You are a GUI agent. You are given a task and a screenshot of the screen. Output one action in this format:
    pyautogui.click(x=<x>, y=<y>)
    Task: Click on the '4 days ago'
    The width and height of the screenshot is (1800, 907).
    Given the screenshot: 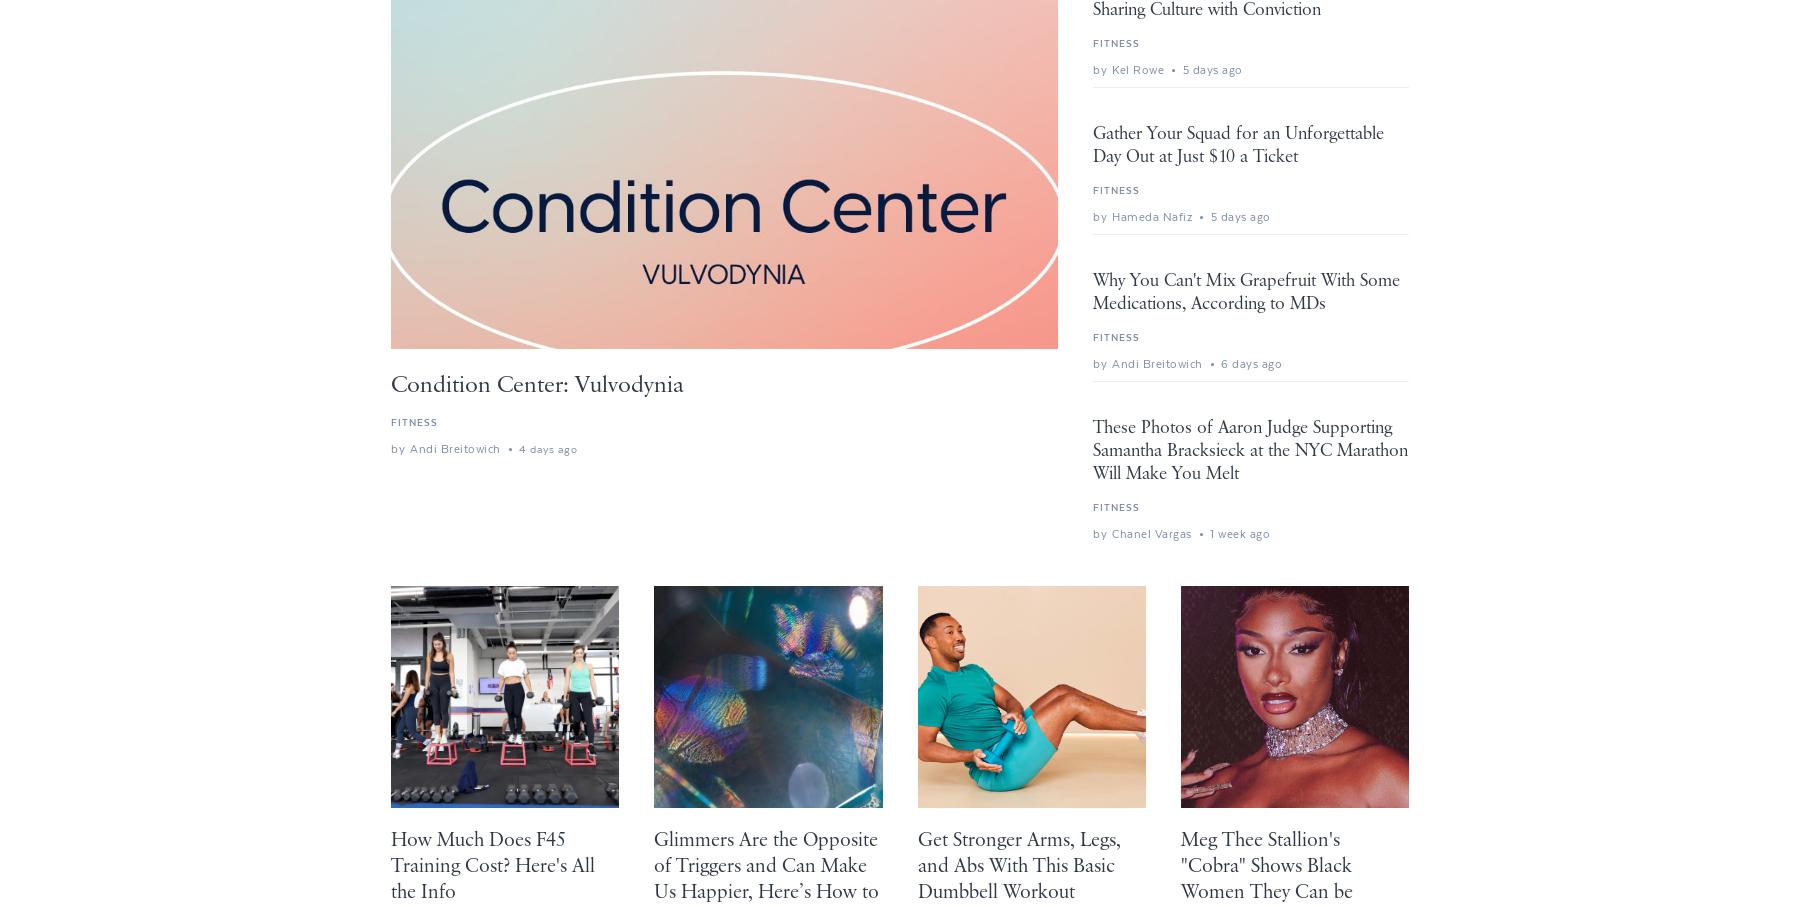 What is the action you would take?
    pyautogui.click(x=546, y=448)
    